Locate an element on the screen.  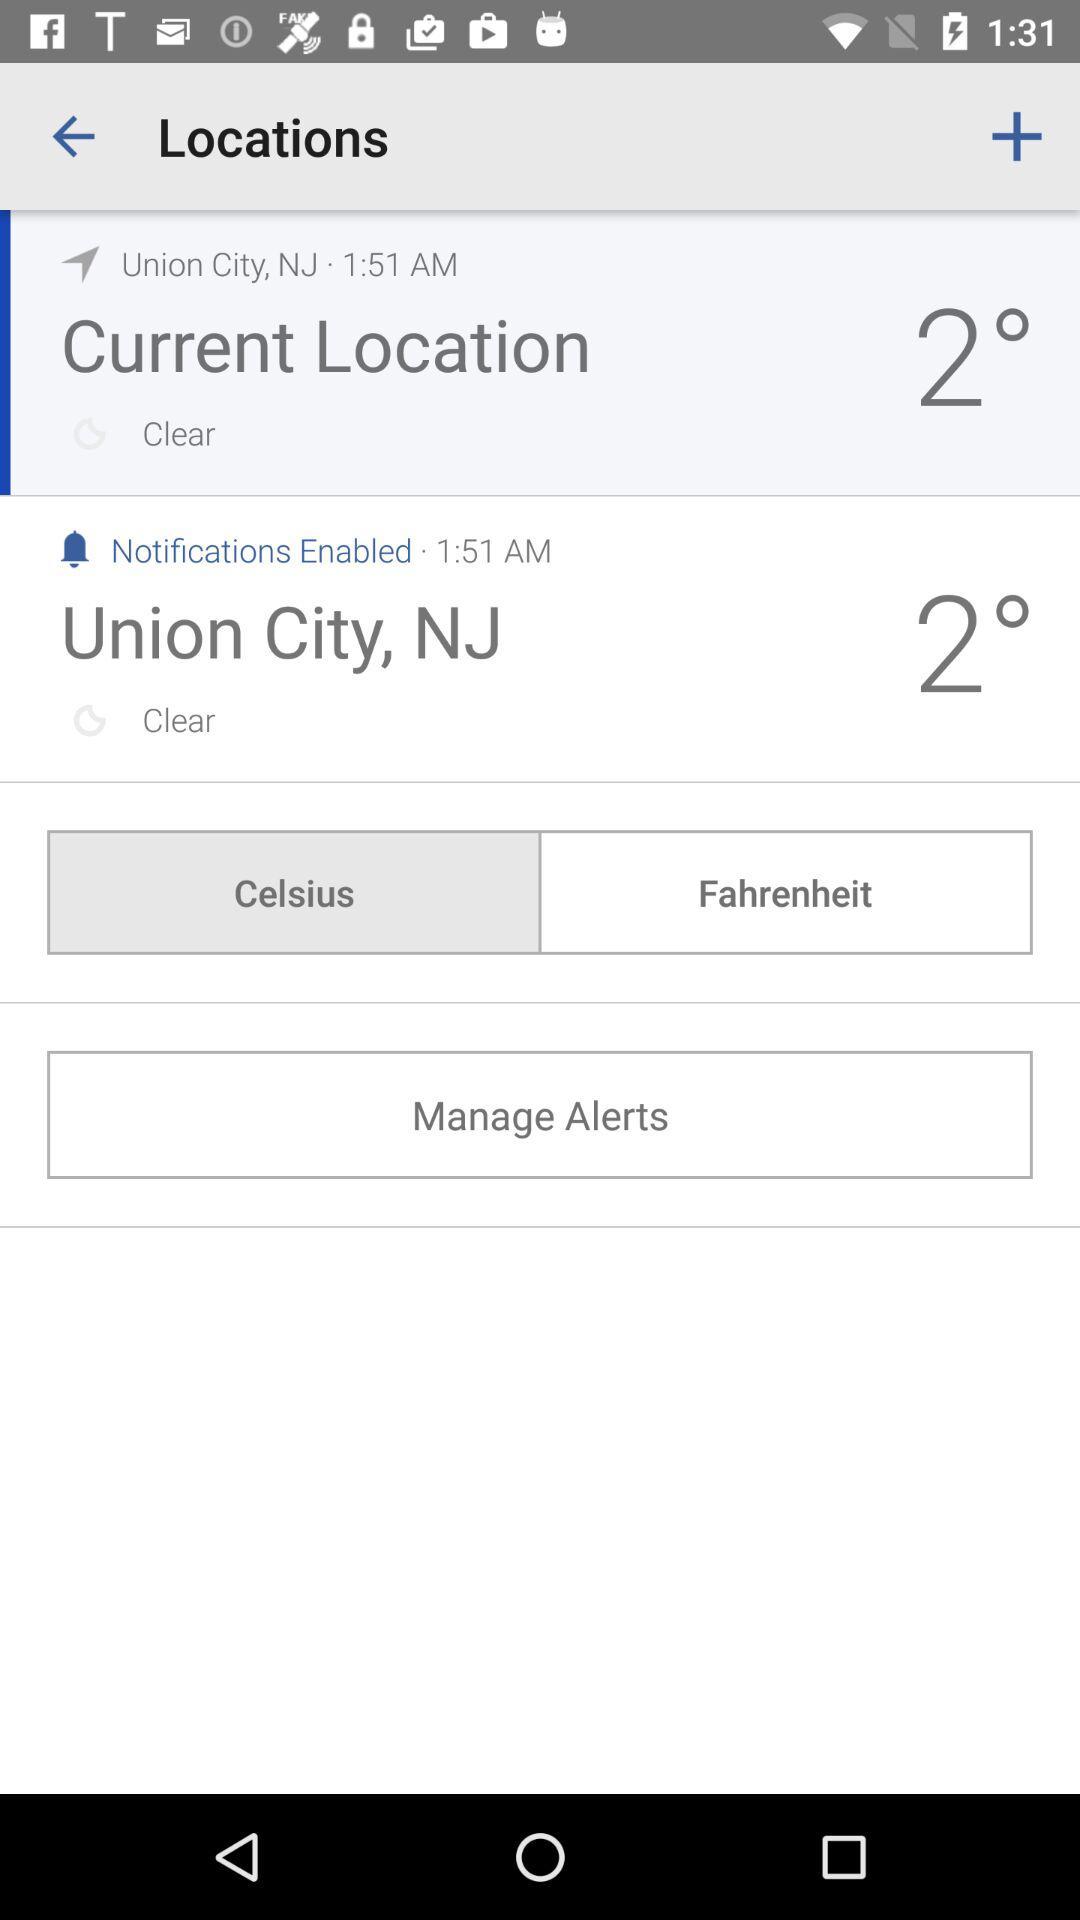
the icon above the manage alerts icon is located at coordinates (294, 891).